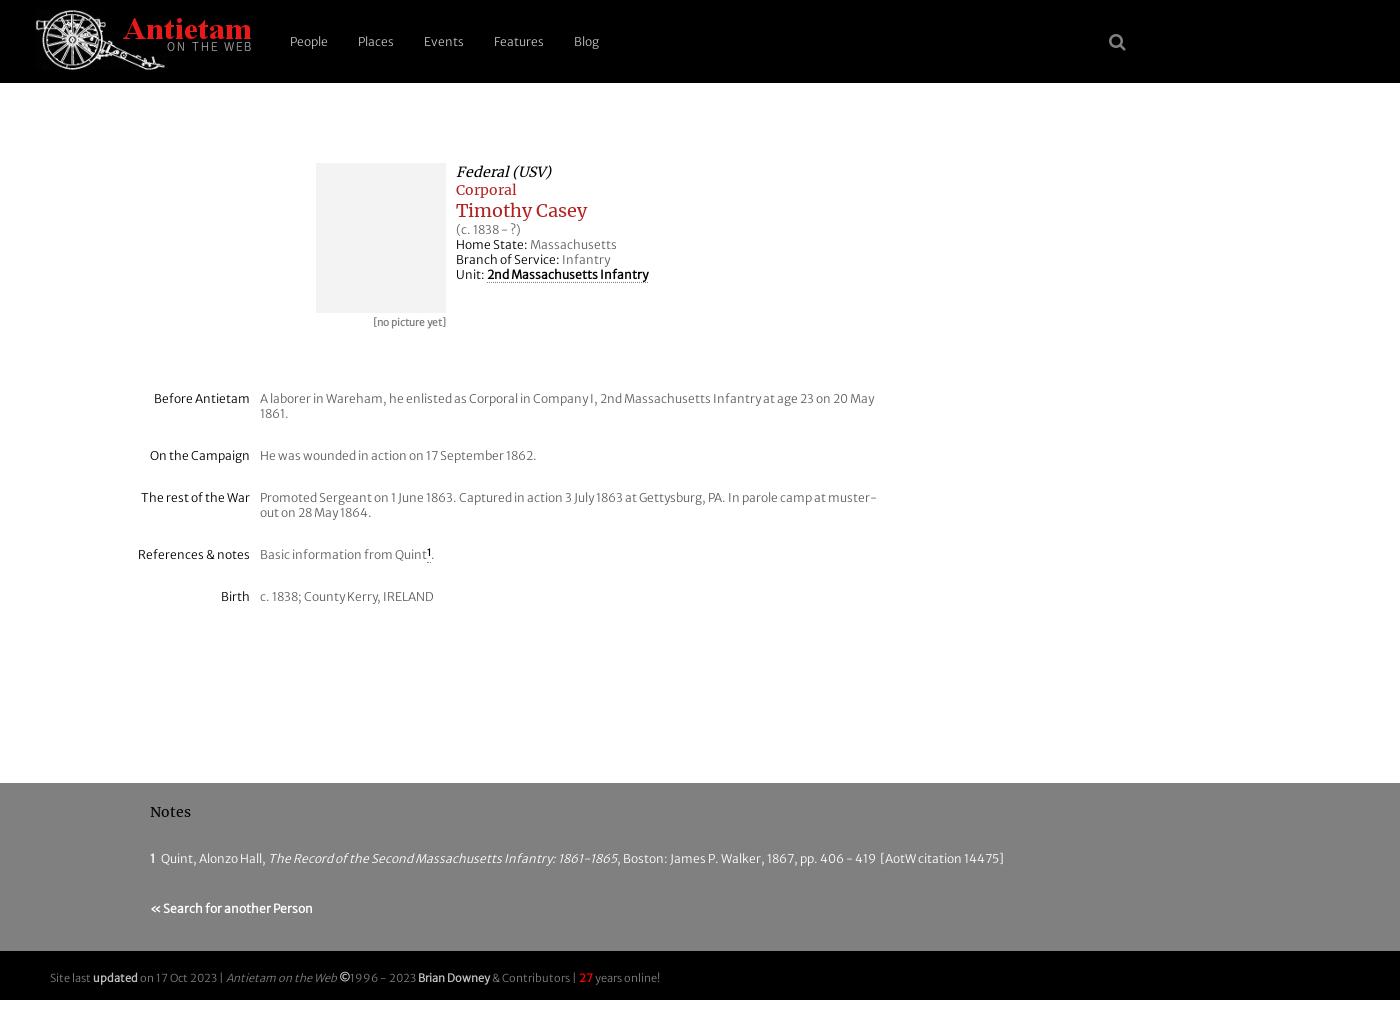 The height and width of the screenshot is (1022, 1400). What do you see at coordinates (486, 189) in the screenshot?
I see `'Corporal'` at bounding box center [486, 189].